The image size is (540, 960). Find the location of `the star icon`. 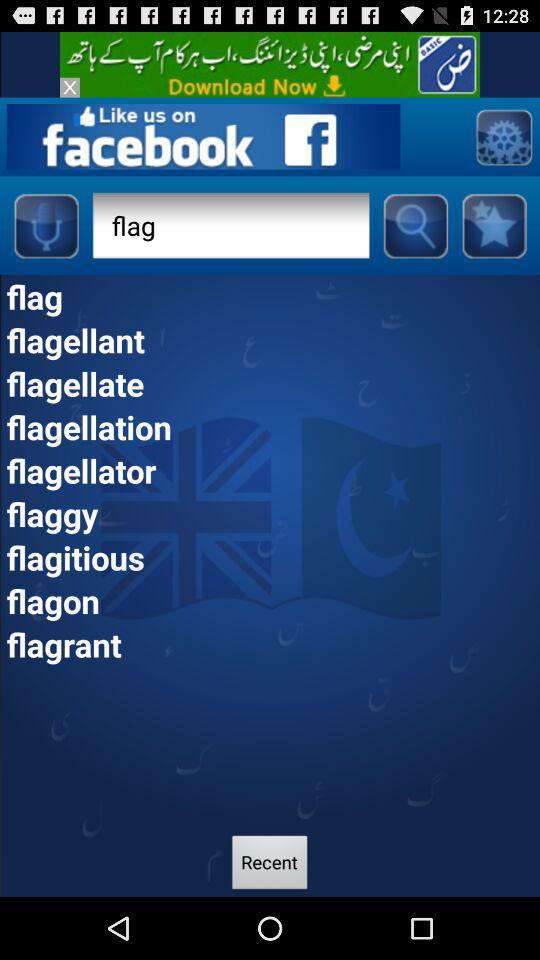

the star icon is located at coordinates (493, 240).